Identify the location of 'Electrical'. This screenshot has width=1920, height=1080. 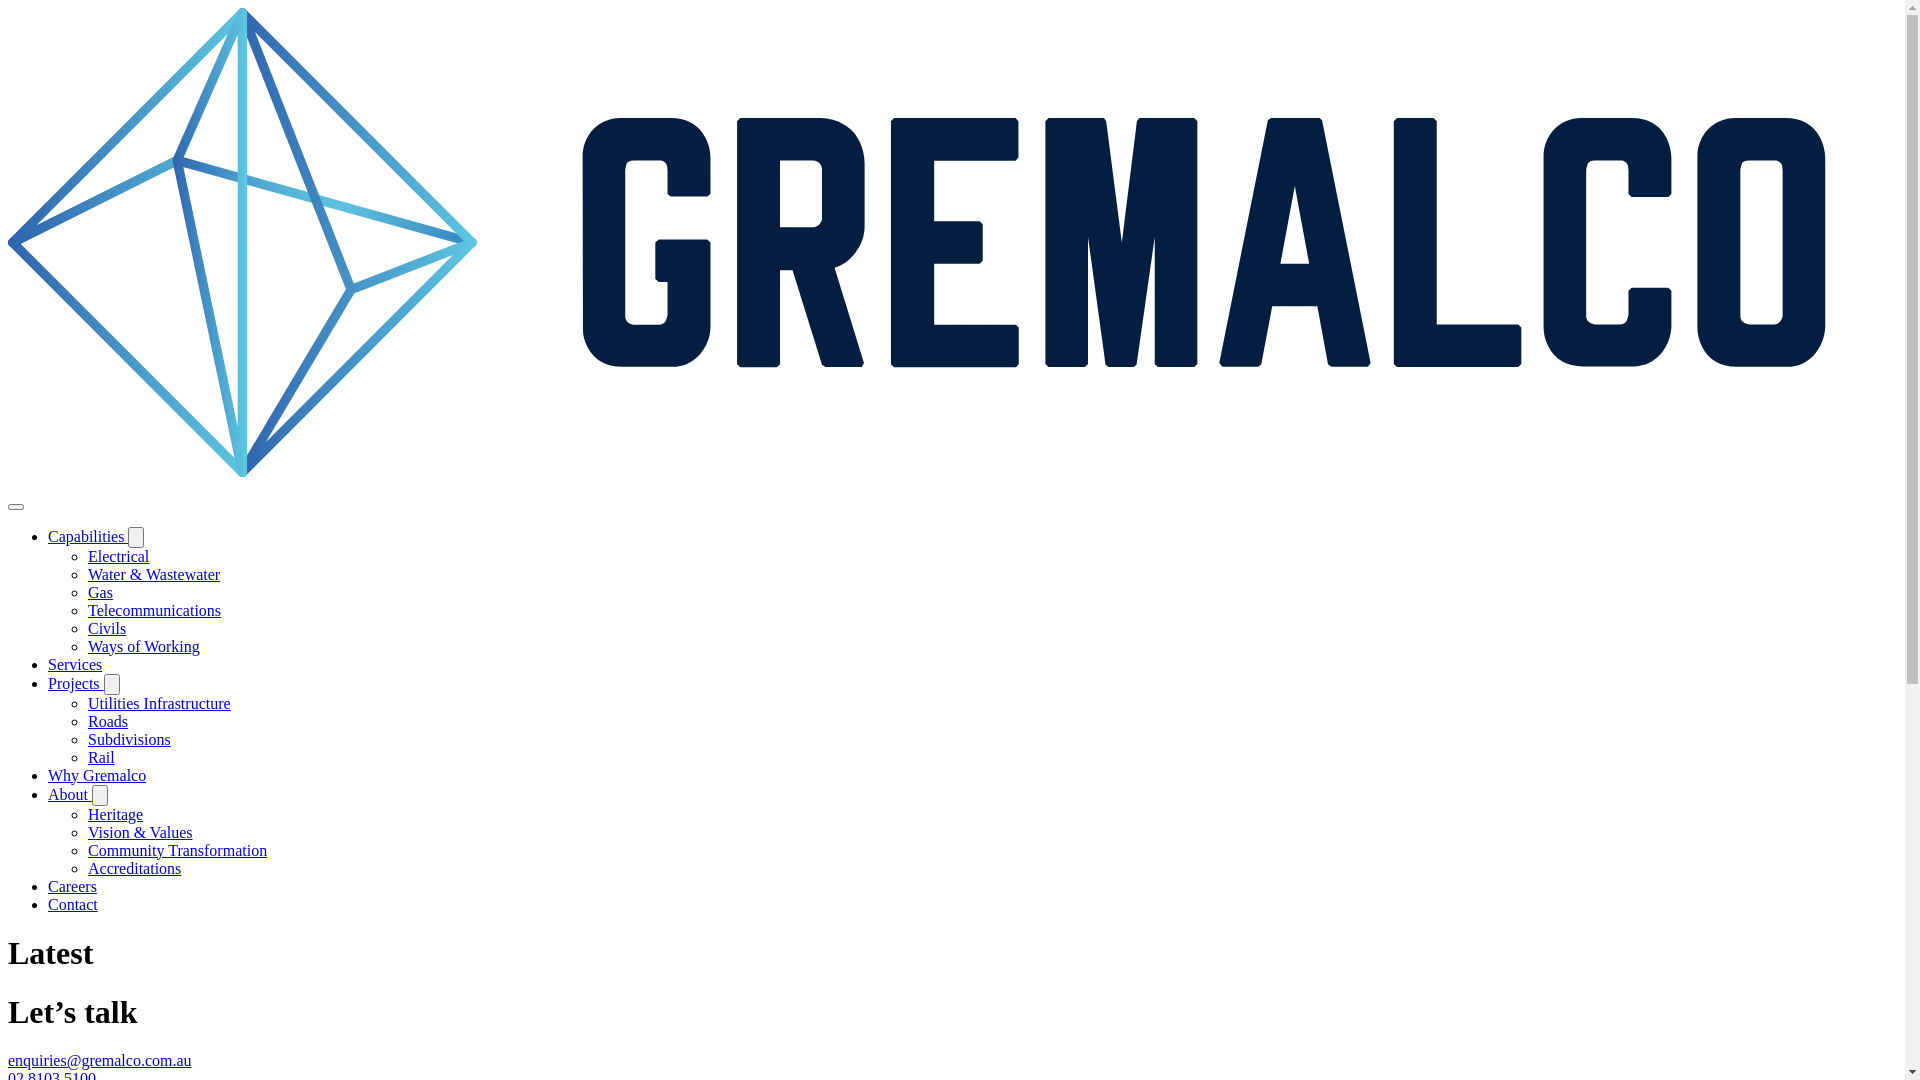
(86, 556).